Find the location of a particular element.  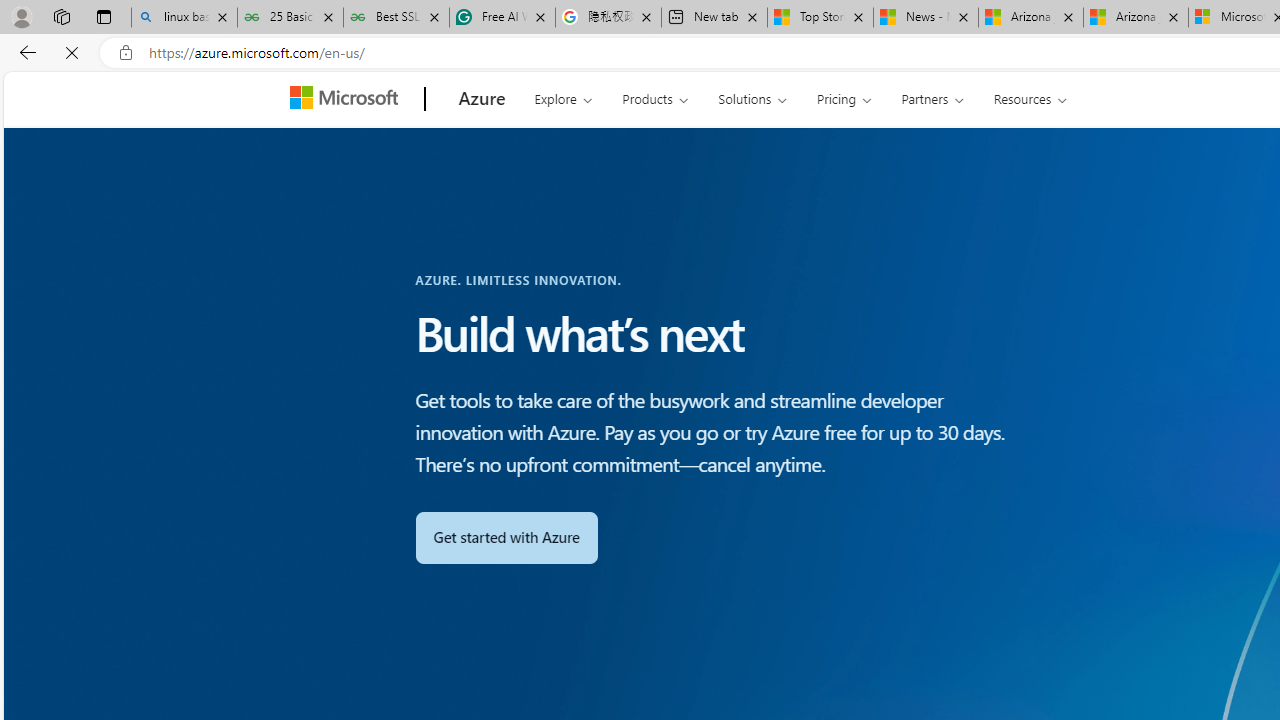

'Get started with Pay as you go using Azure' is located at coordinates (506, 536).